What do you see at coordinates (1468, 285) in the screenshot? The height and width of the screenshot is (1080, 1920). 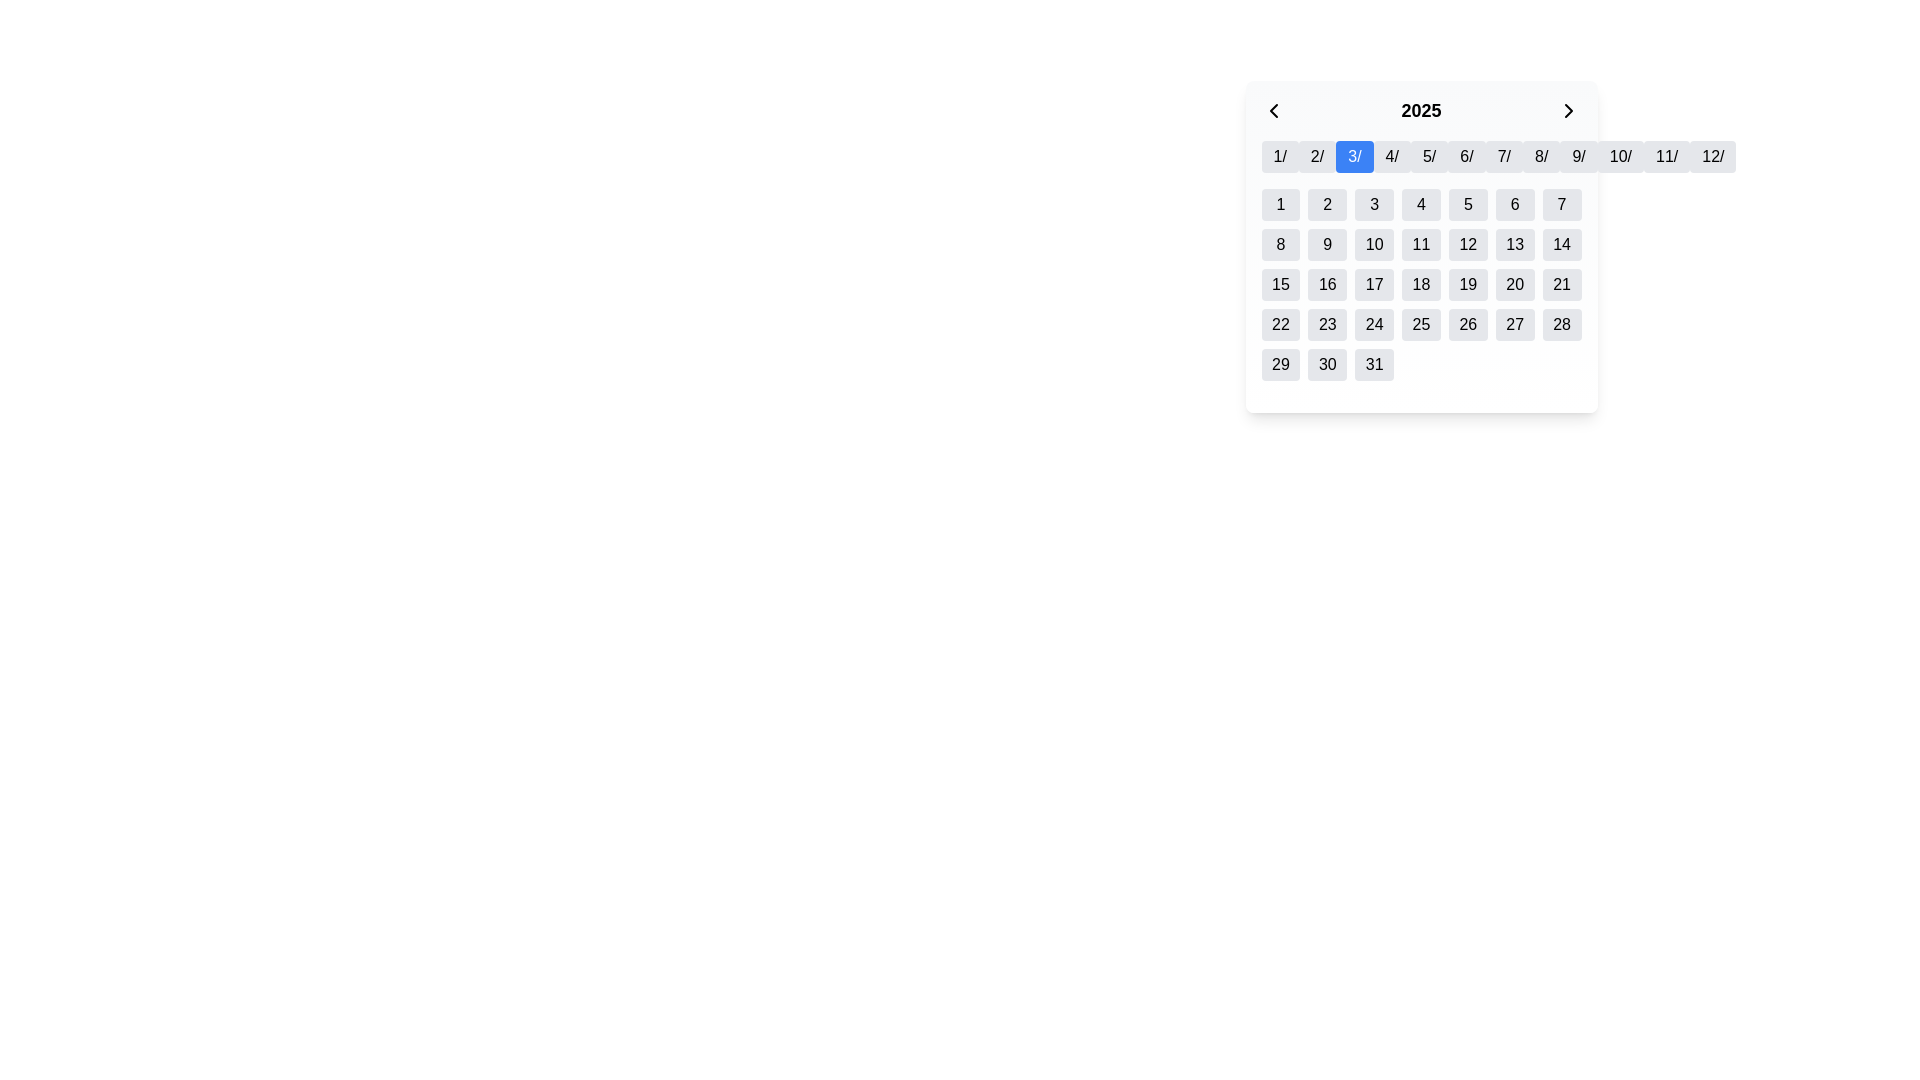 I see `the rounded rectangular button labeled '19' in the date picker interface` at bounding box center [1468, 285].